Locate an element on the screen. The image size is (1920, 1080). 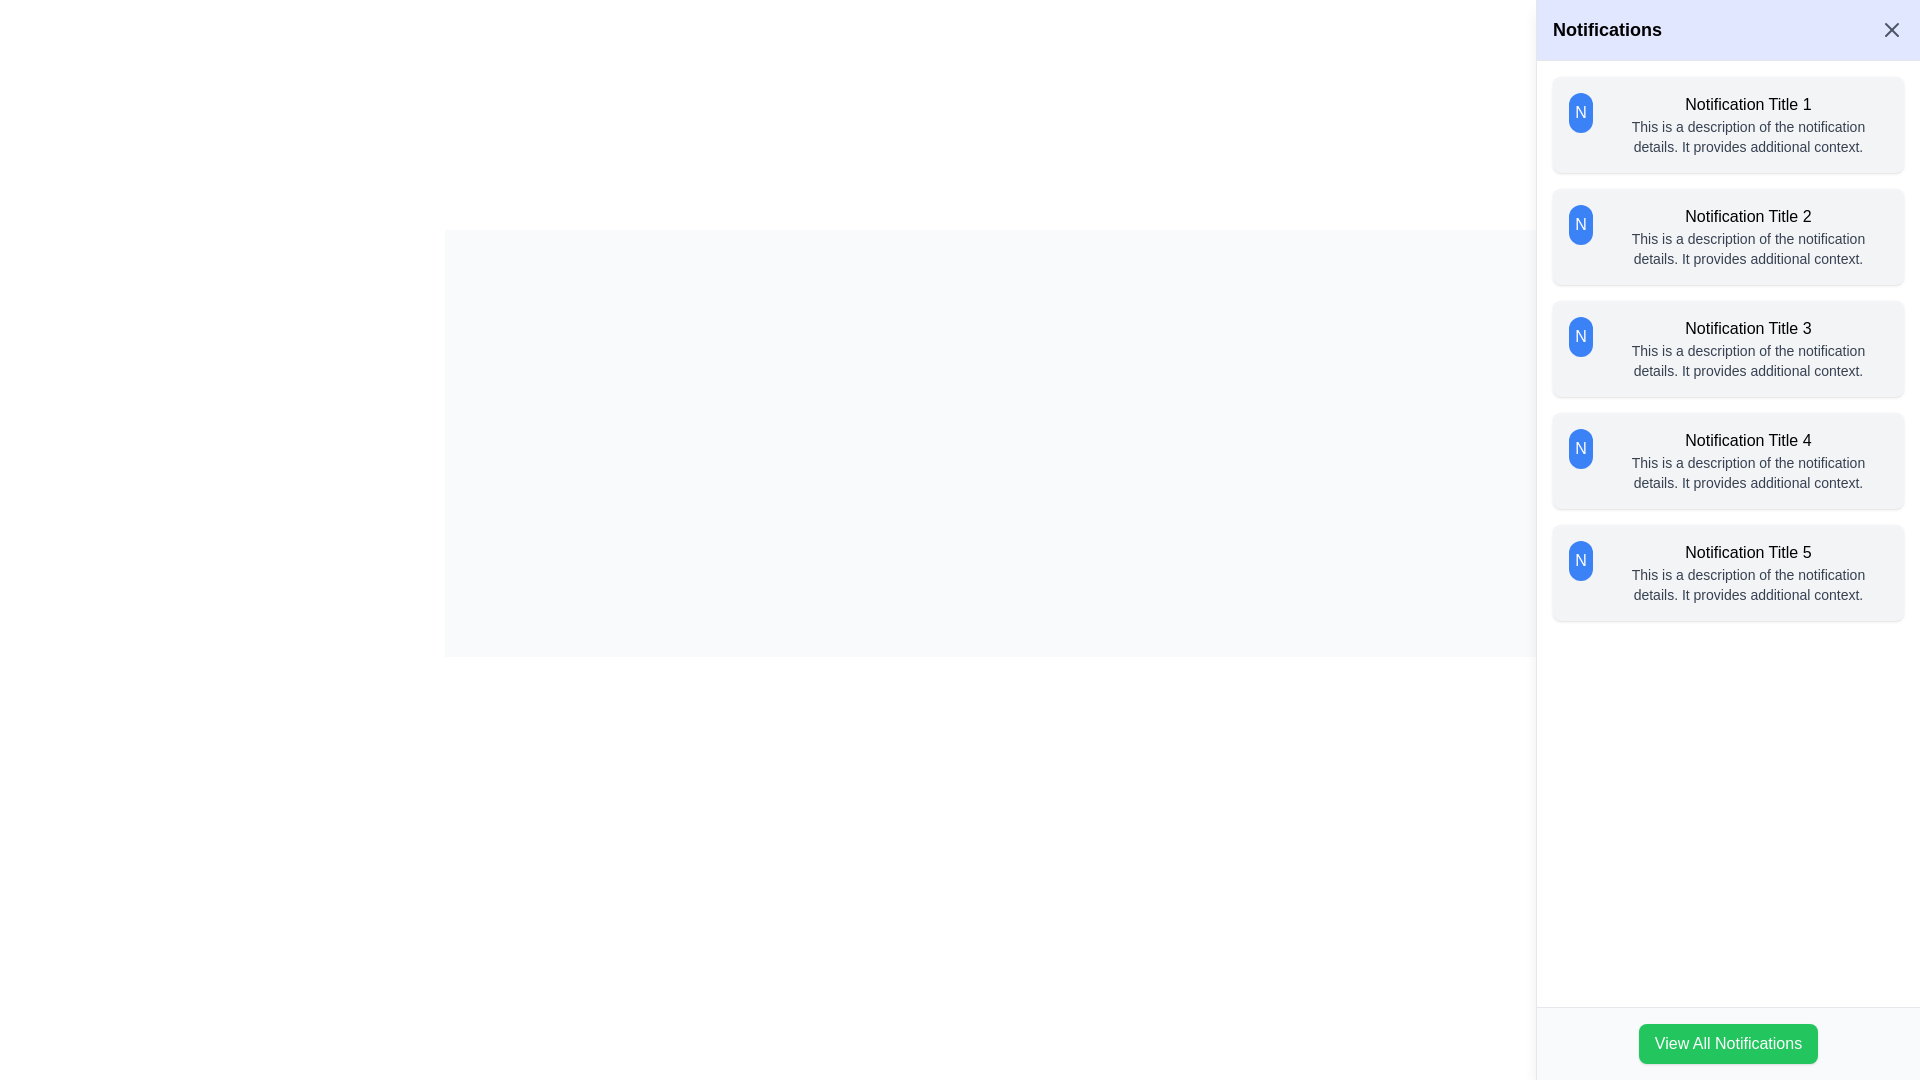
the notification item located beneath the blue circle with the letter 'N' at the top of the right-side panel is located at coordinates (1747, 124).